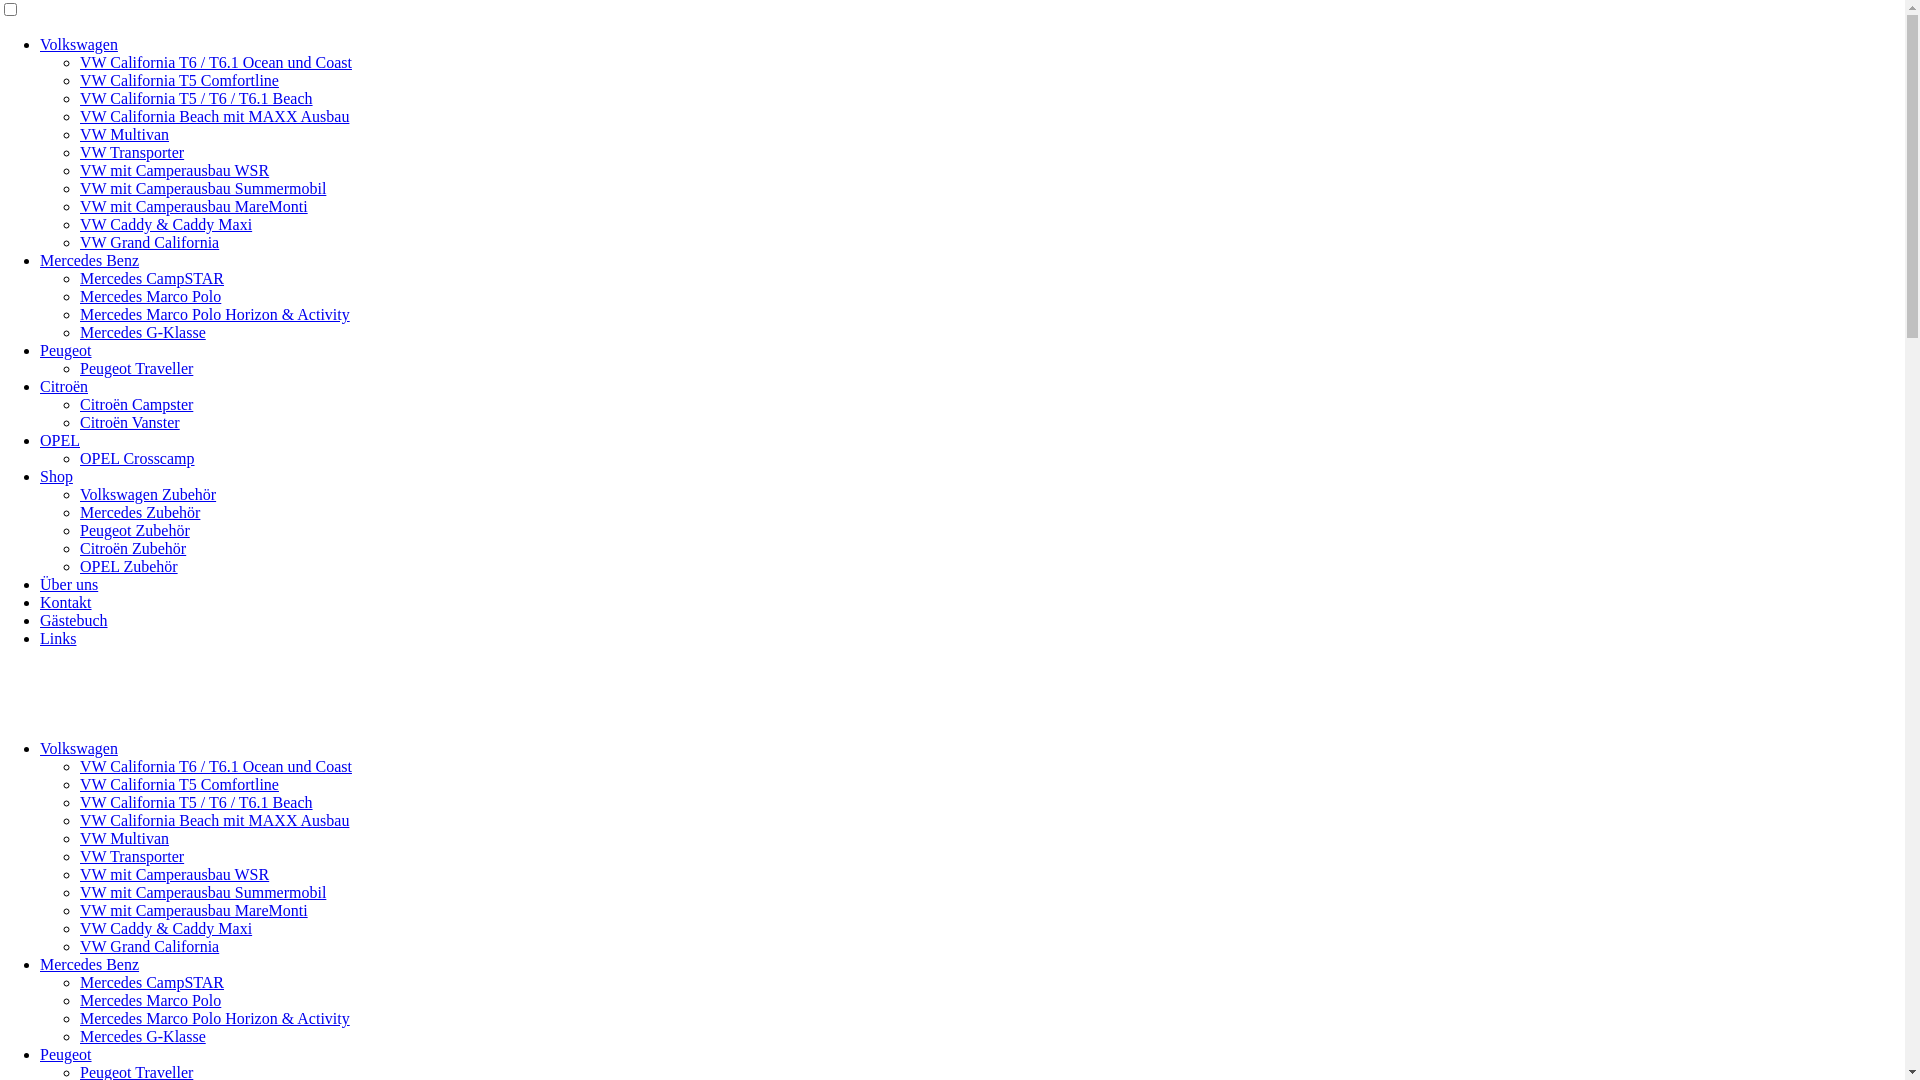 This screenshot has width=1920, height=1080. What do you see at coordinates (39, 638) in the screenshot?
I see `'Links'` at bounding box center [39, 638].